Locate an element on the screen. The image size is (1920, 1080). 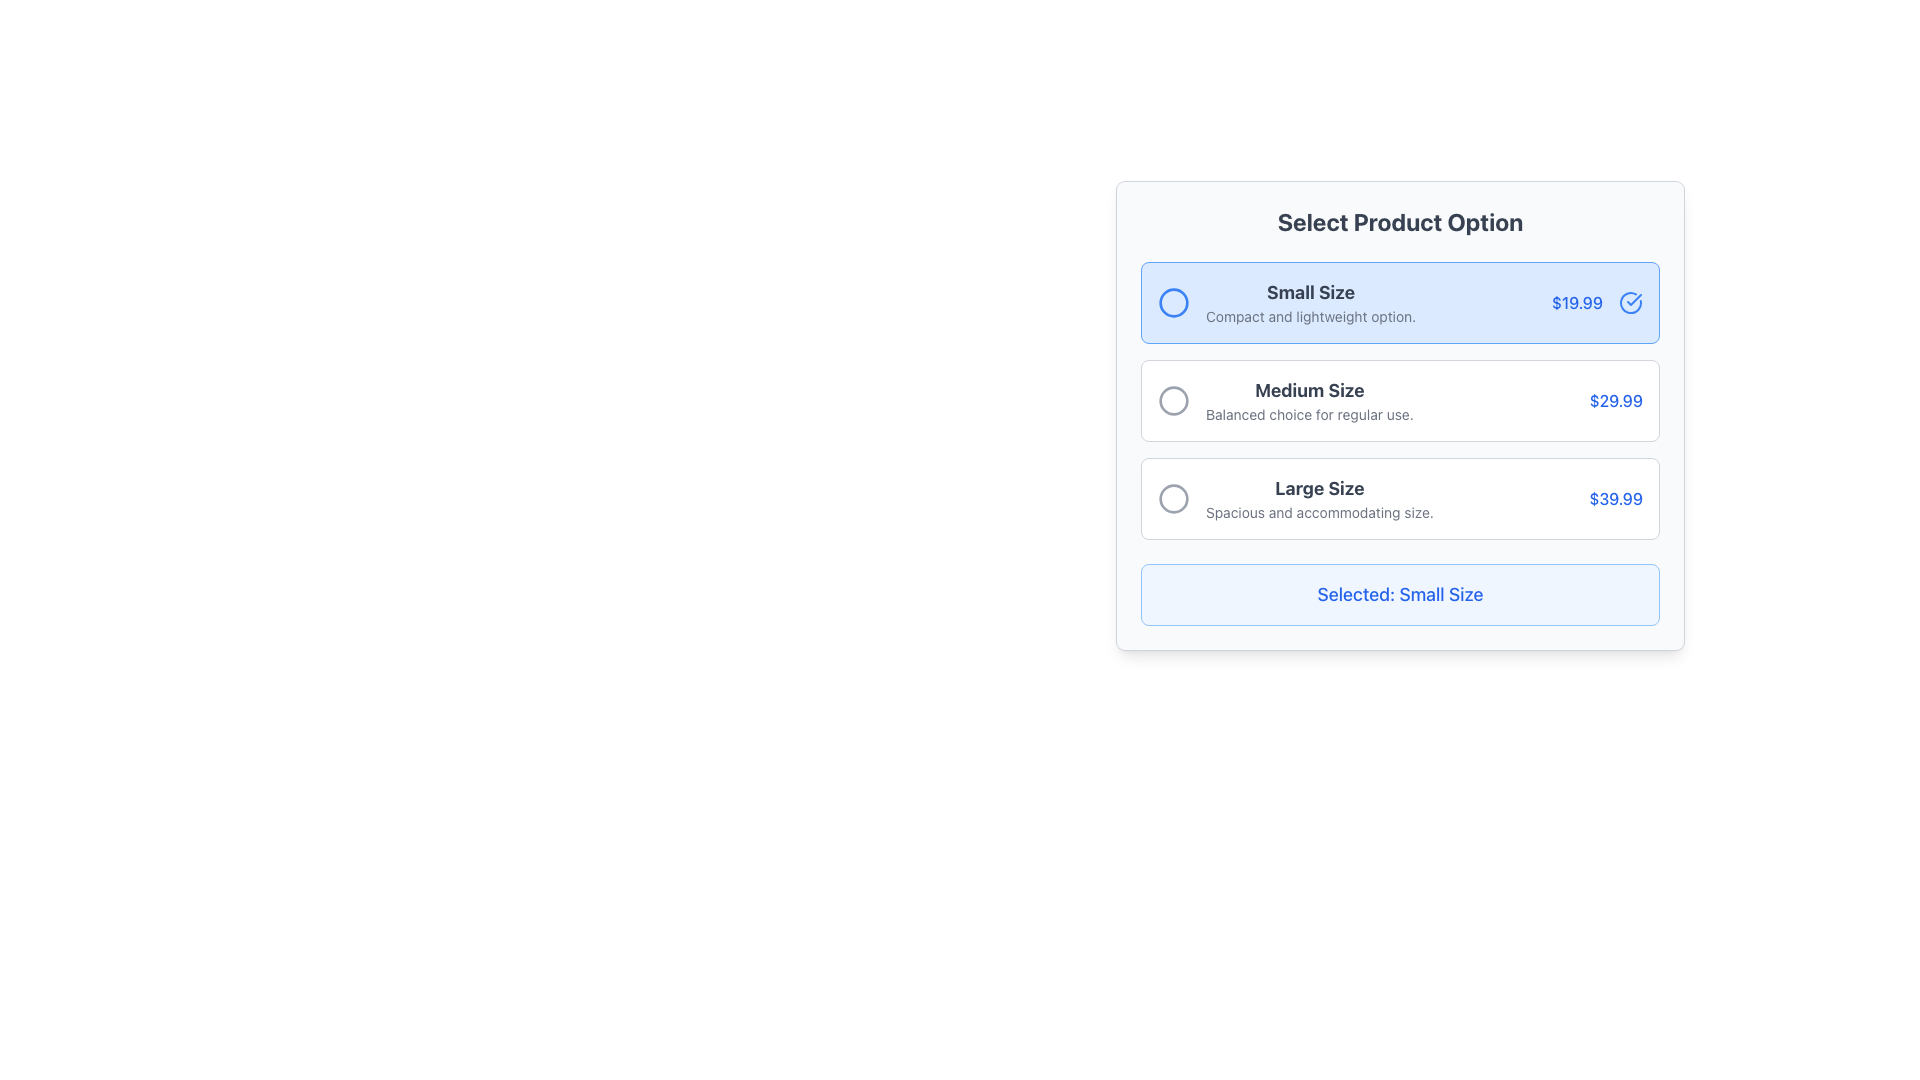
the text 'Compact and lightweight option.' located beneath the 'Small Size' heading within the blue-highlighted product option card is located at coordinates (1310, 315).